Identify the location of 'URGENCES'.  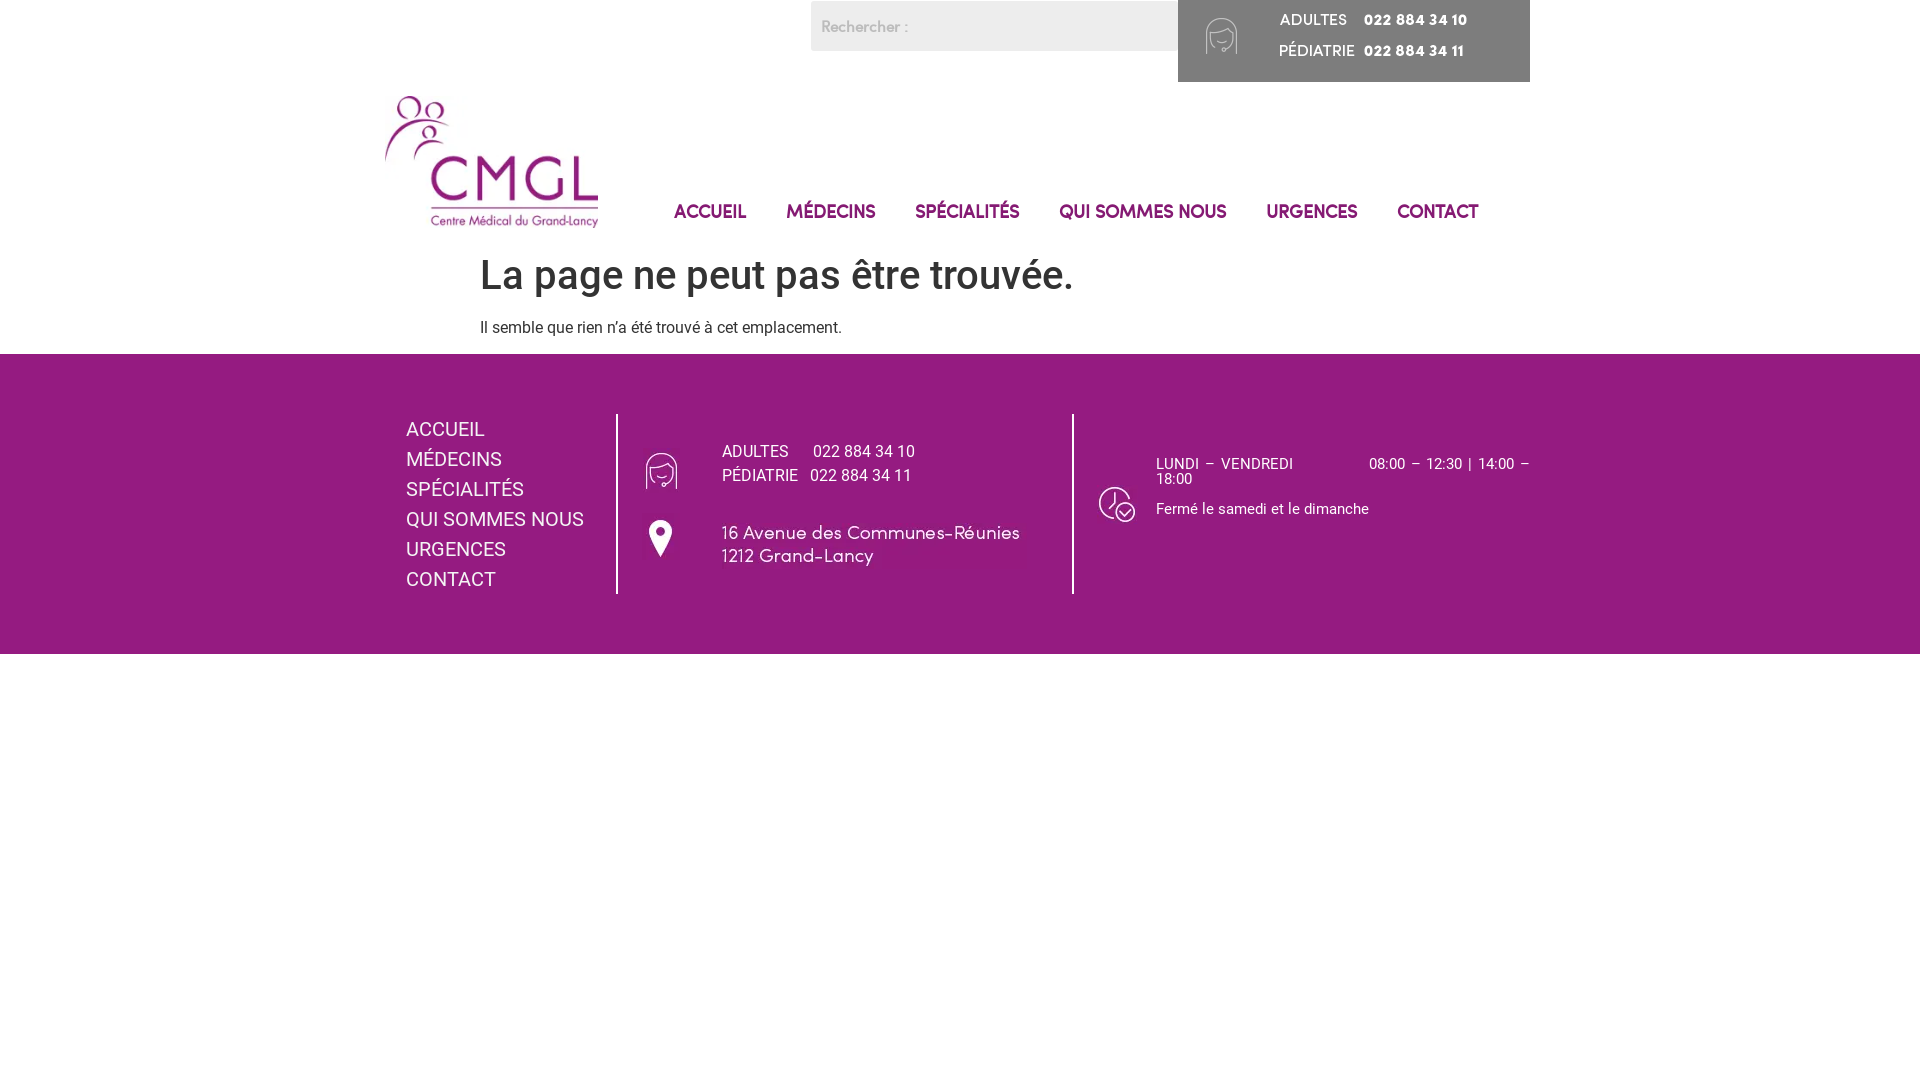
(1245, 211).